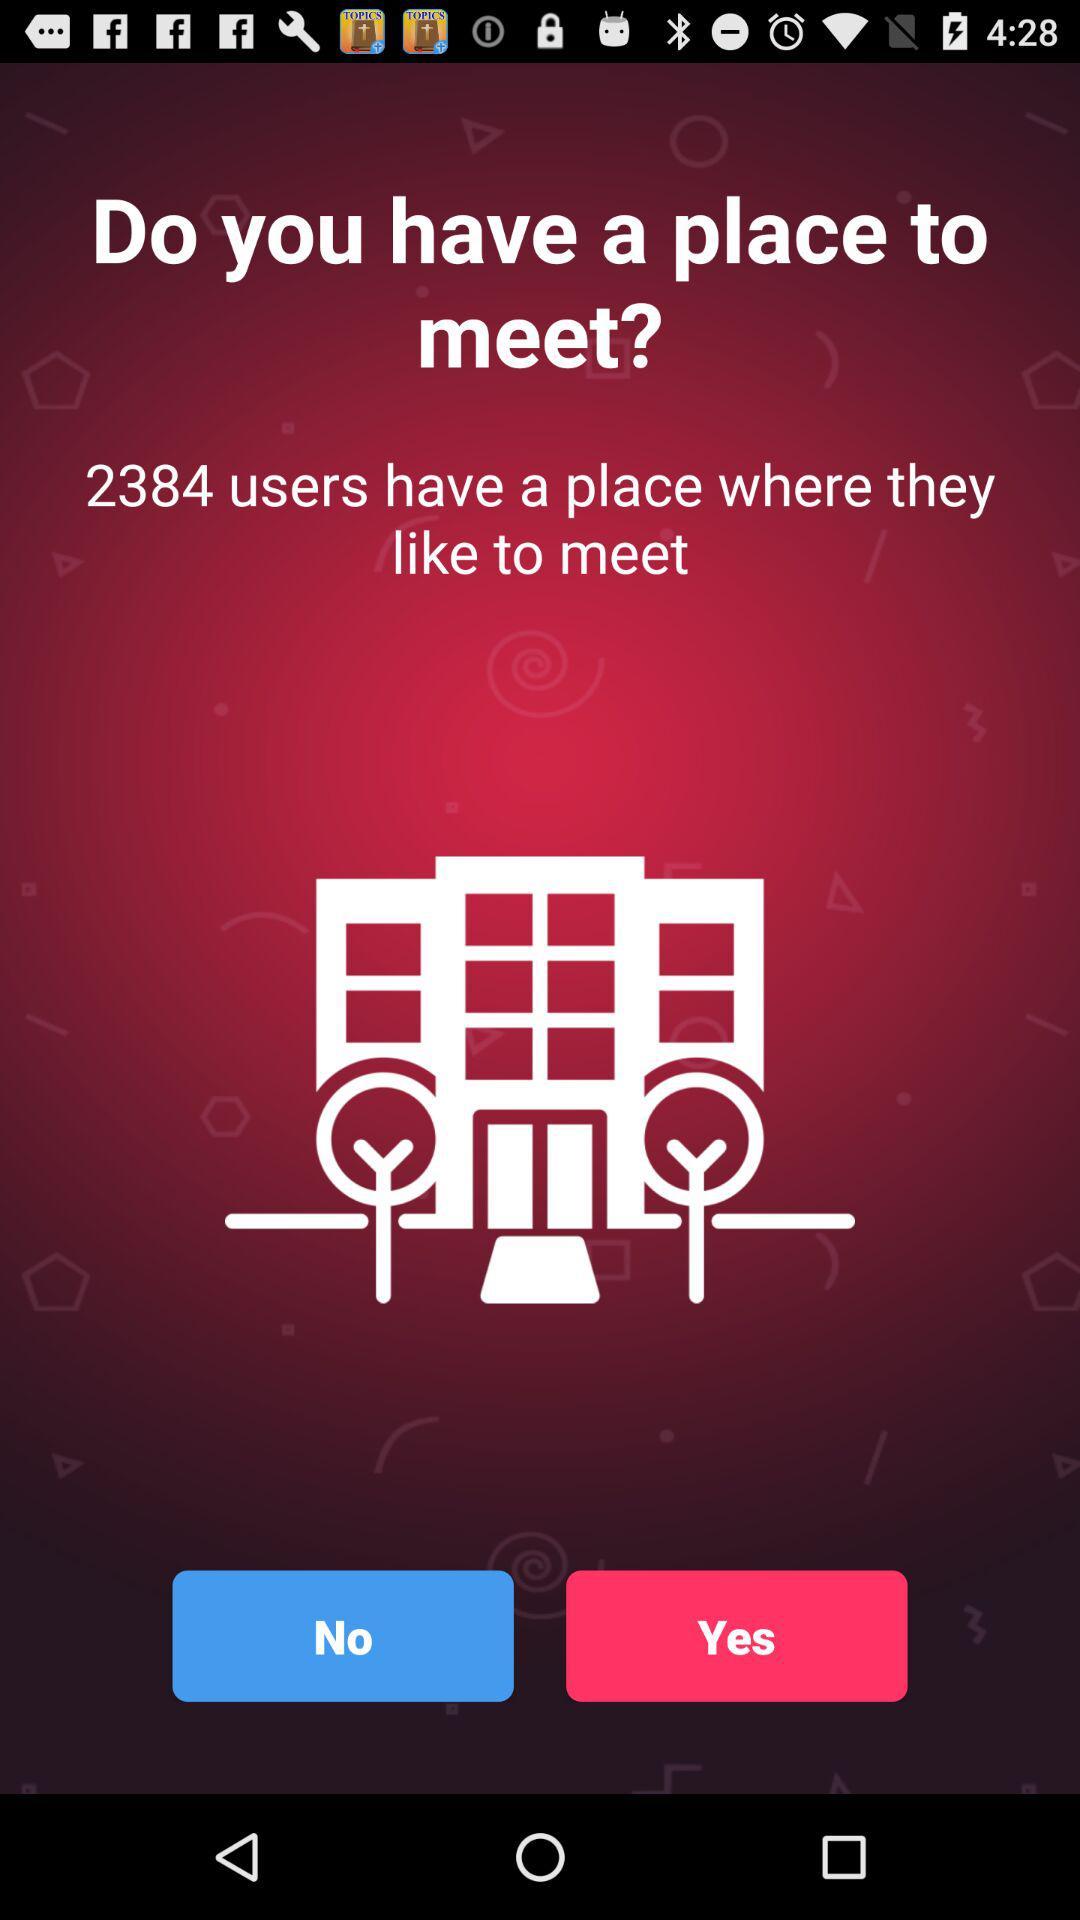 This screenshot has width=1080, height=1920. What do you see at coordinates (342, 1636) in the screenshot?
I see `button at the bottom left corner` at bounding box center [342, 1636].